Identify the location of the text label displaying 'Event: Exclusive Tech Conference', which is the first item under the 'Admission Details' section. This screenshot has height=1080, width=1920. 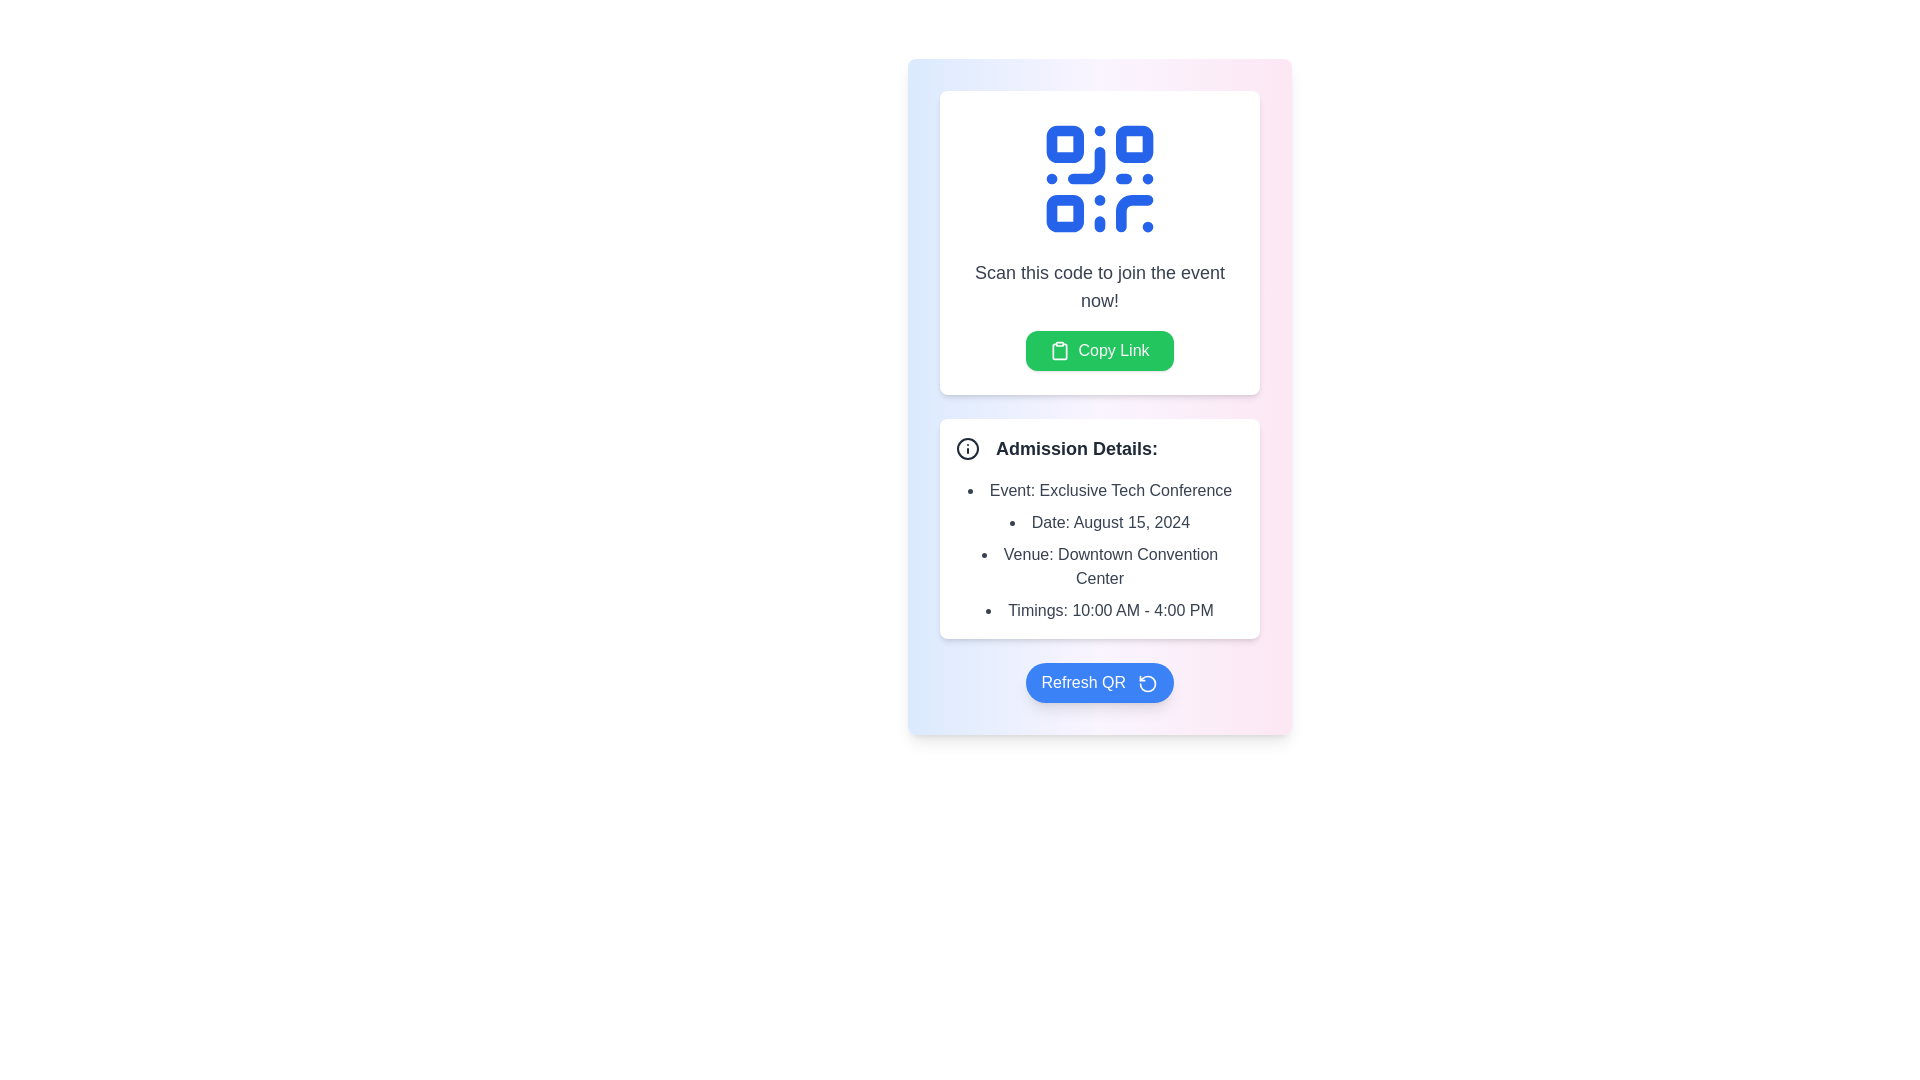
(1098, 490).